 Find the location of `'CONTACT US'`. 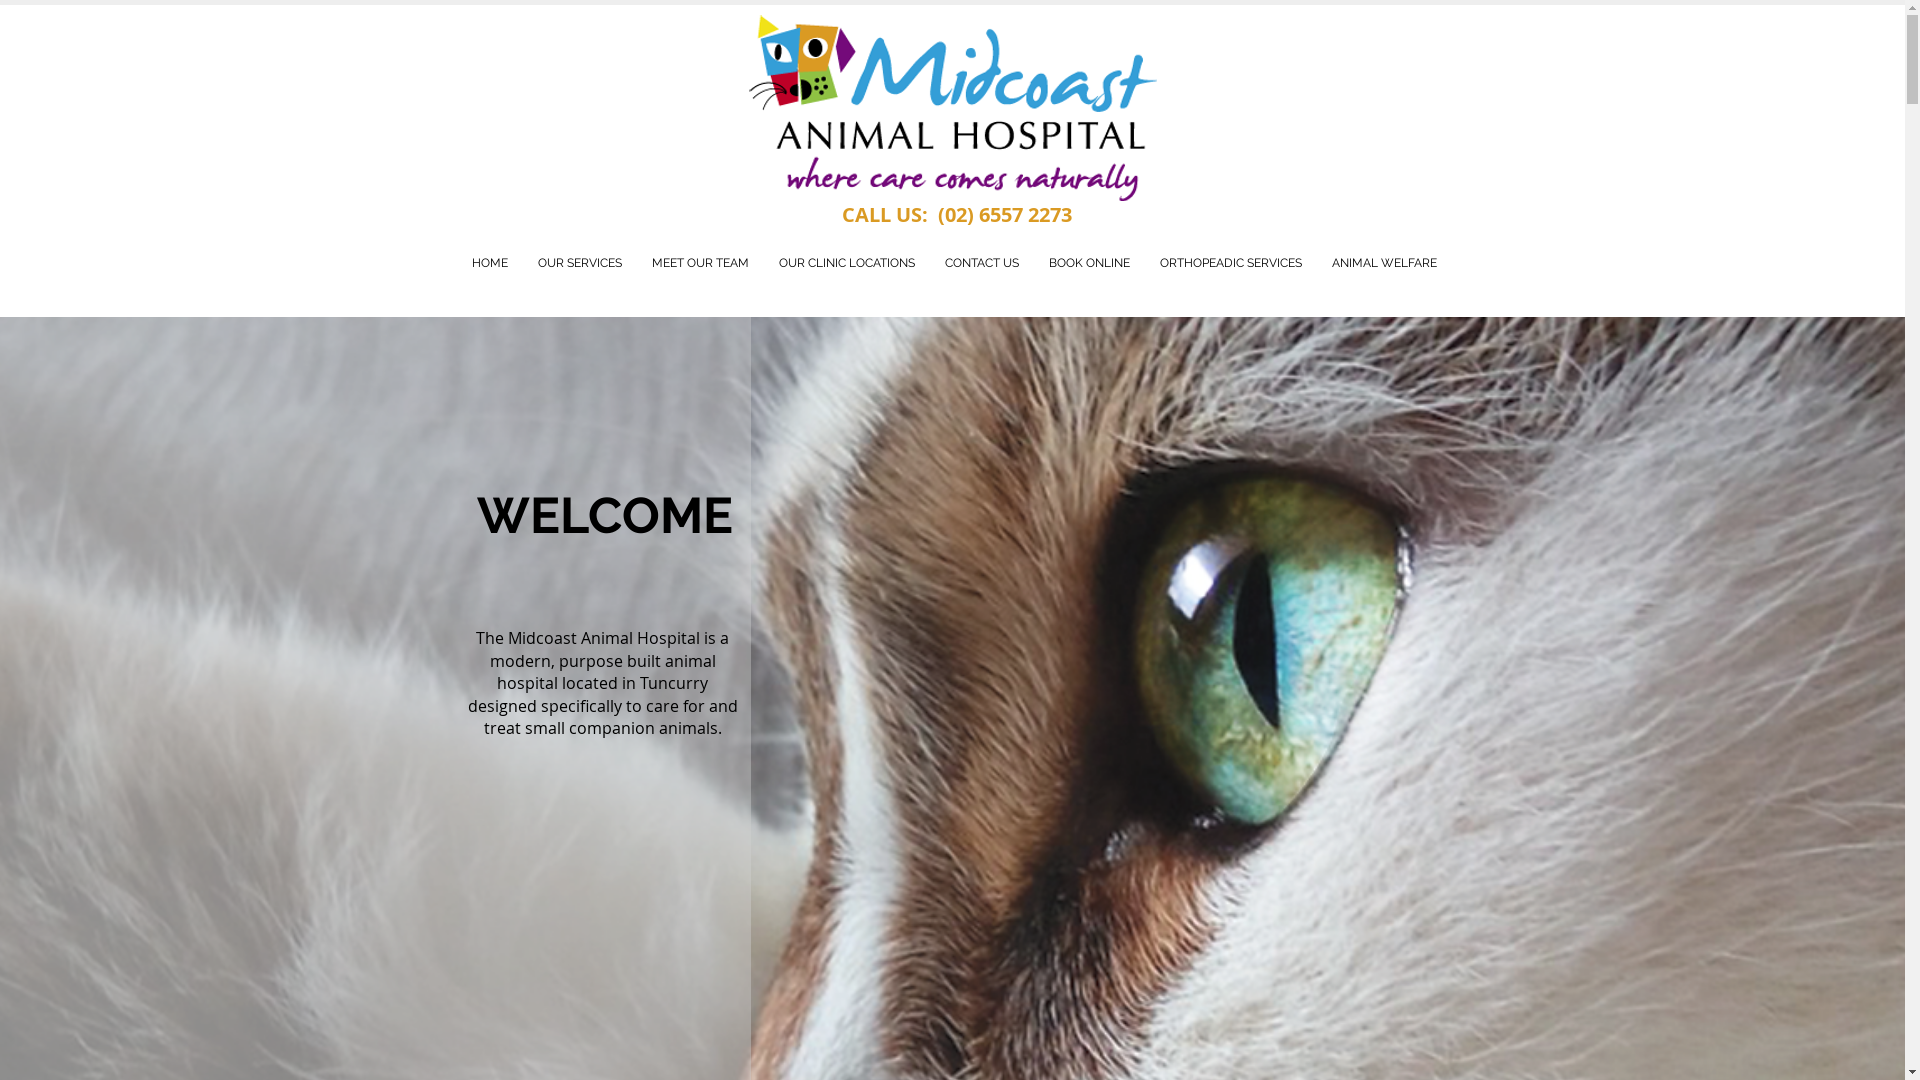

'CONTACT US' is located at coordinates (982, 262).